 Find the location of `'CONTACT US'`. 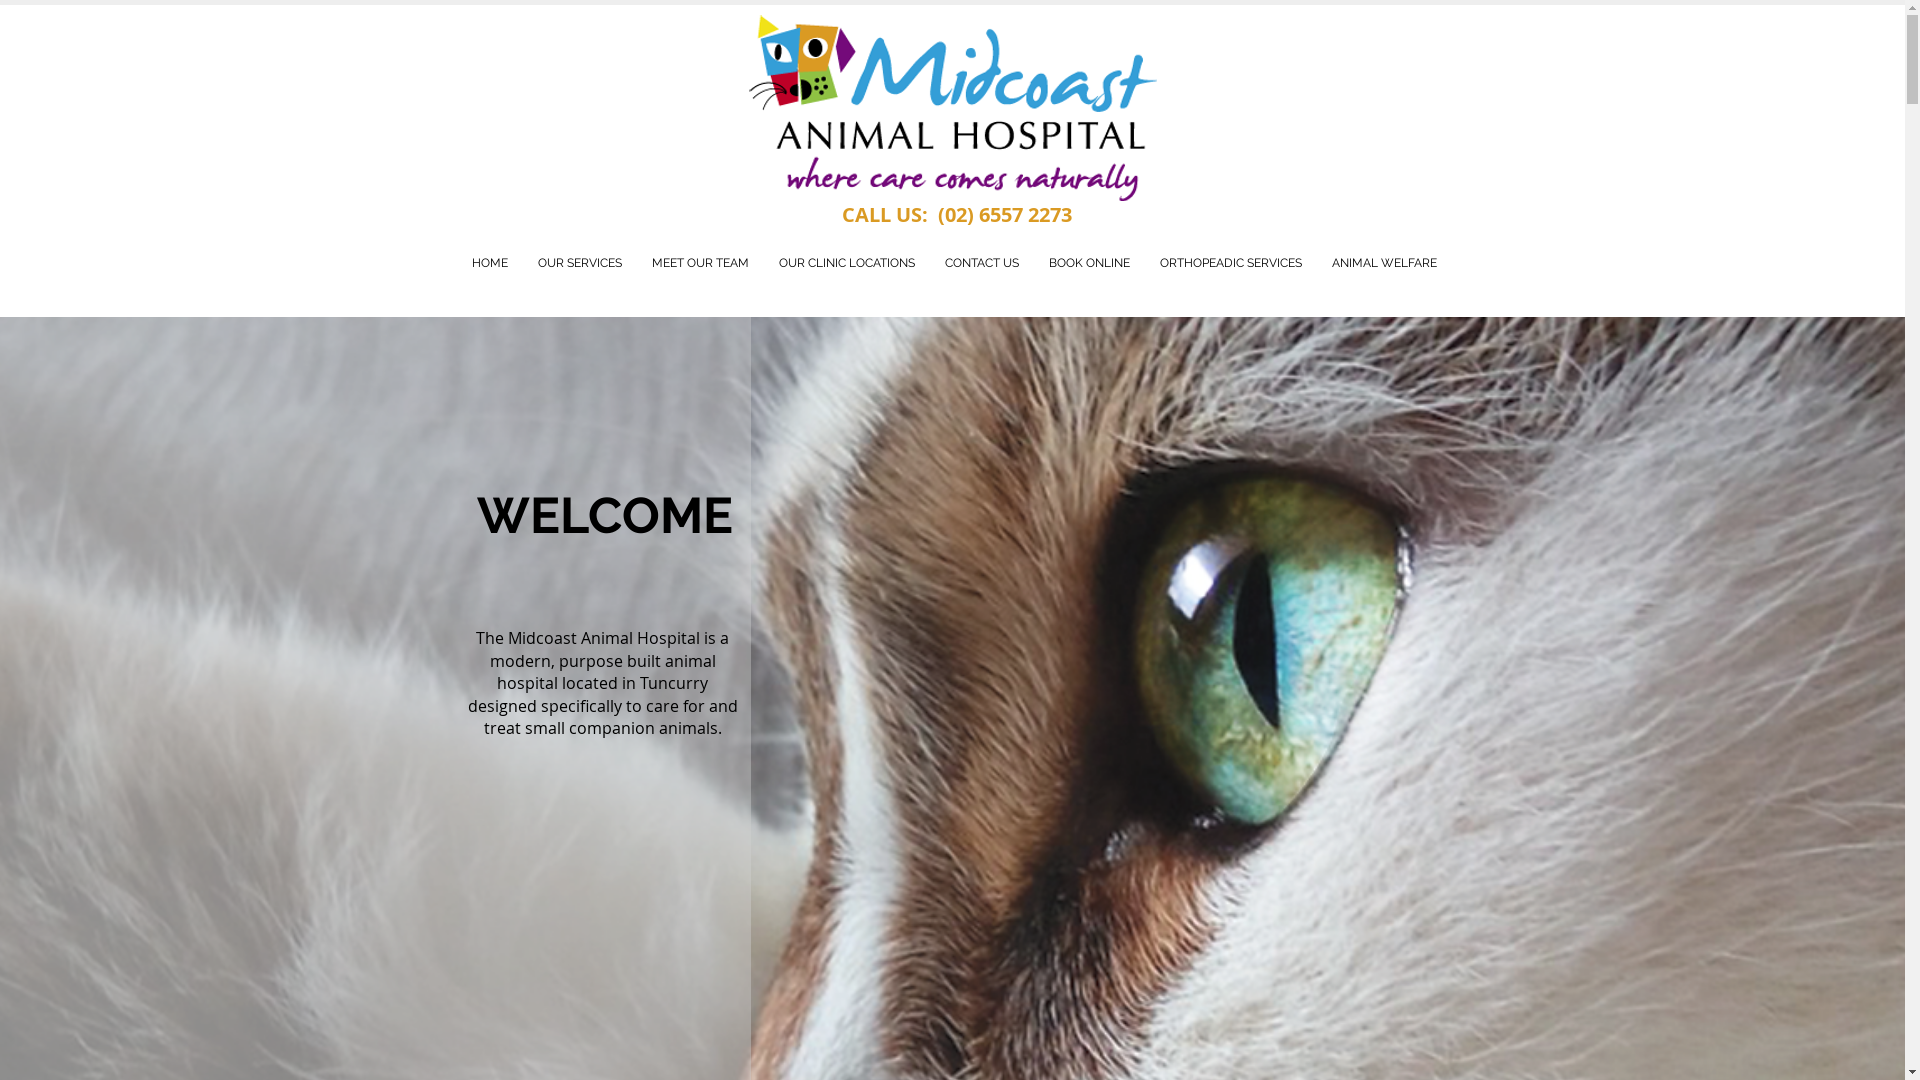

'CONTACT US' is located at coordinates (982, 262).